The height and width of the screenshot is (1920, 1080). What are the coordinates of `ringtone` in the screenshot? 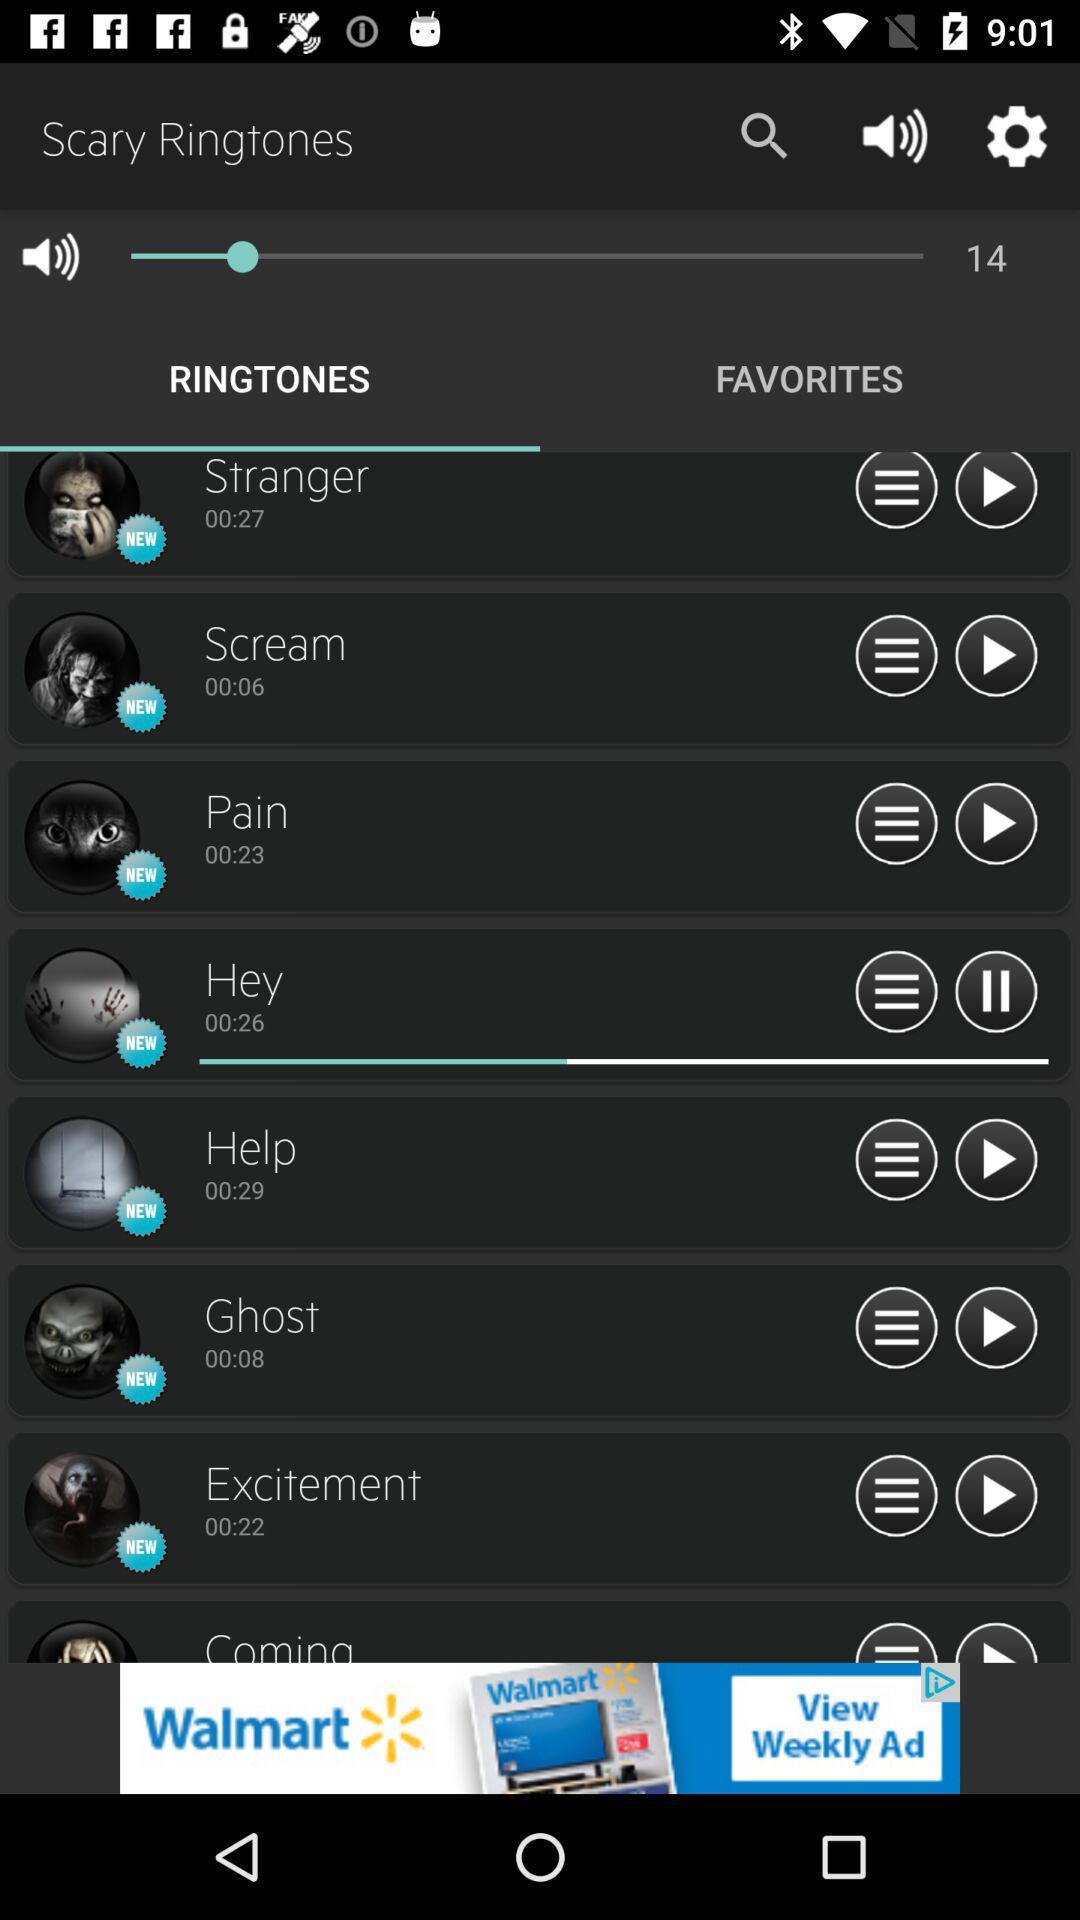 It's located at (80, 1006).